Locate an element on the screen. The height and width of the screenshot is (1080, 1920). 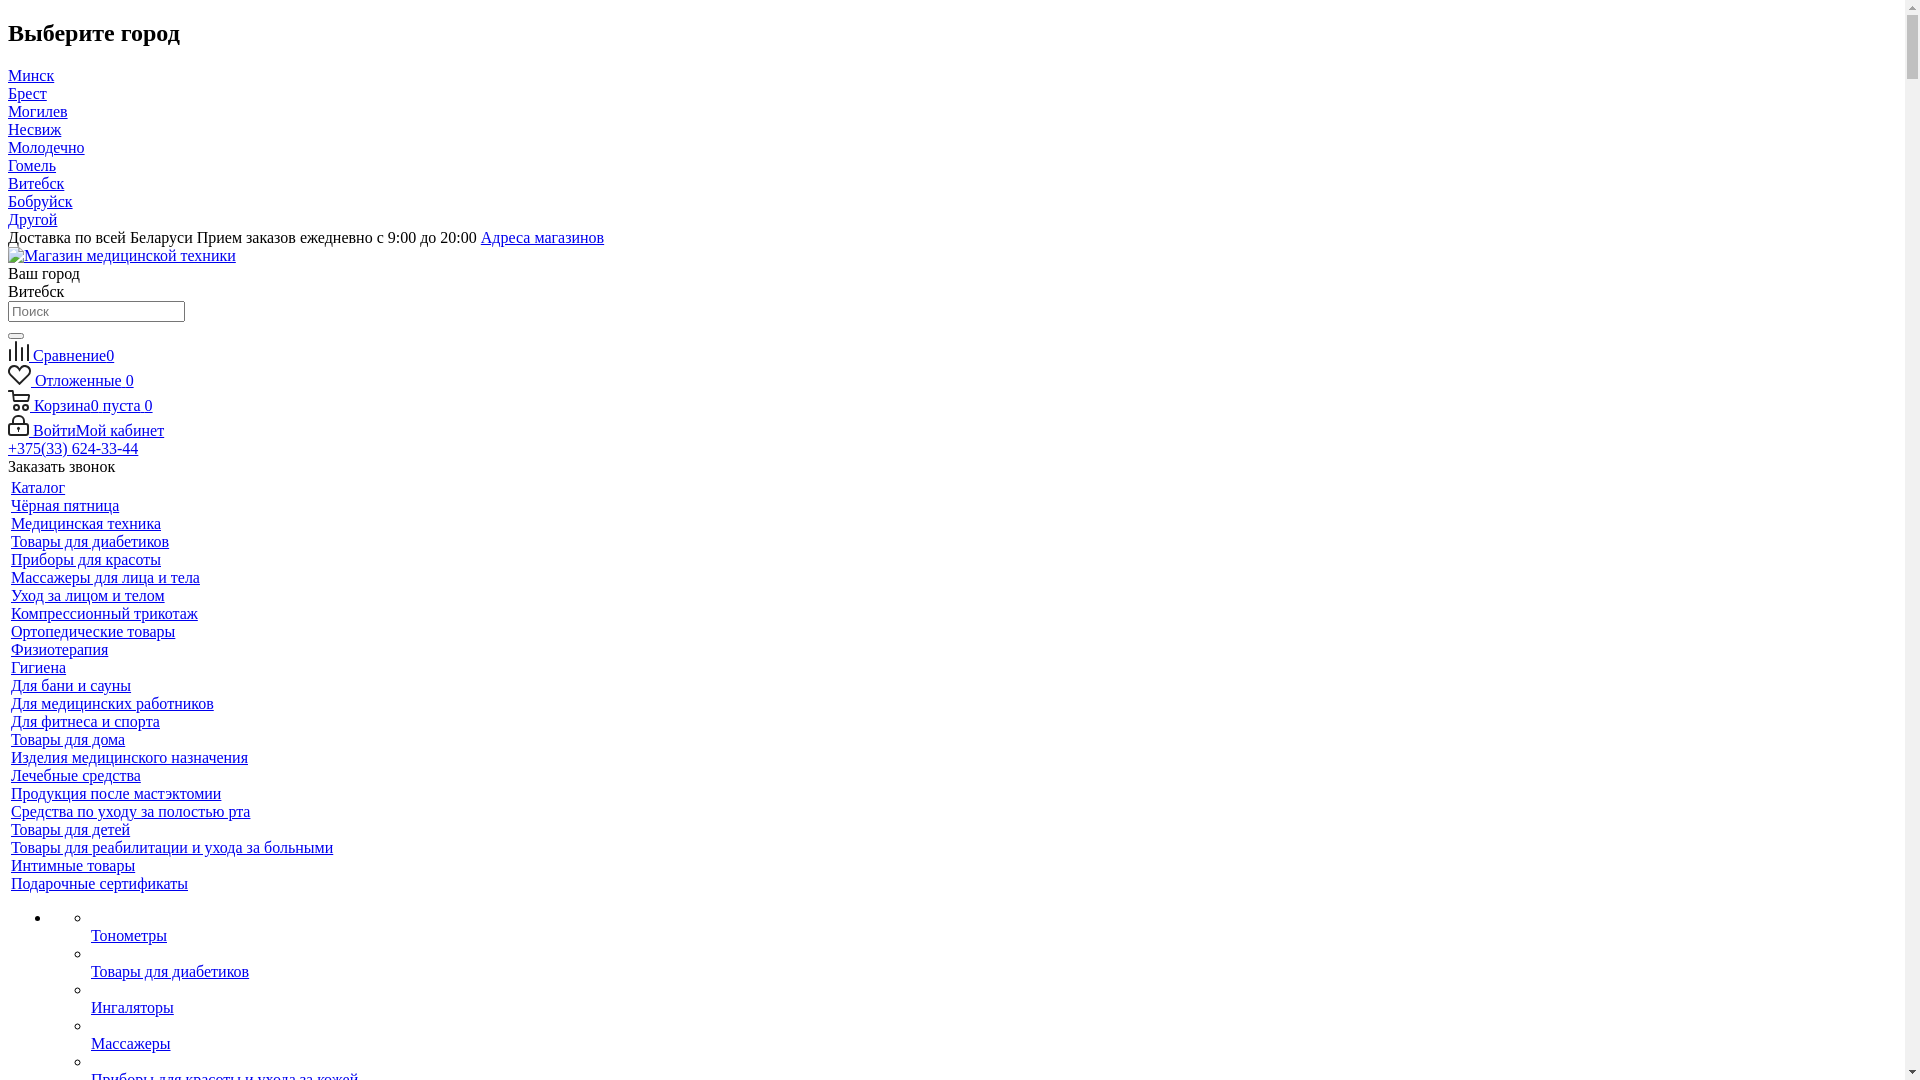
'+375(33) 624-33-44' is located at coordinates (8, 447).